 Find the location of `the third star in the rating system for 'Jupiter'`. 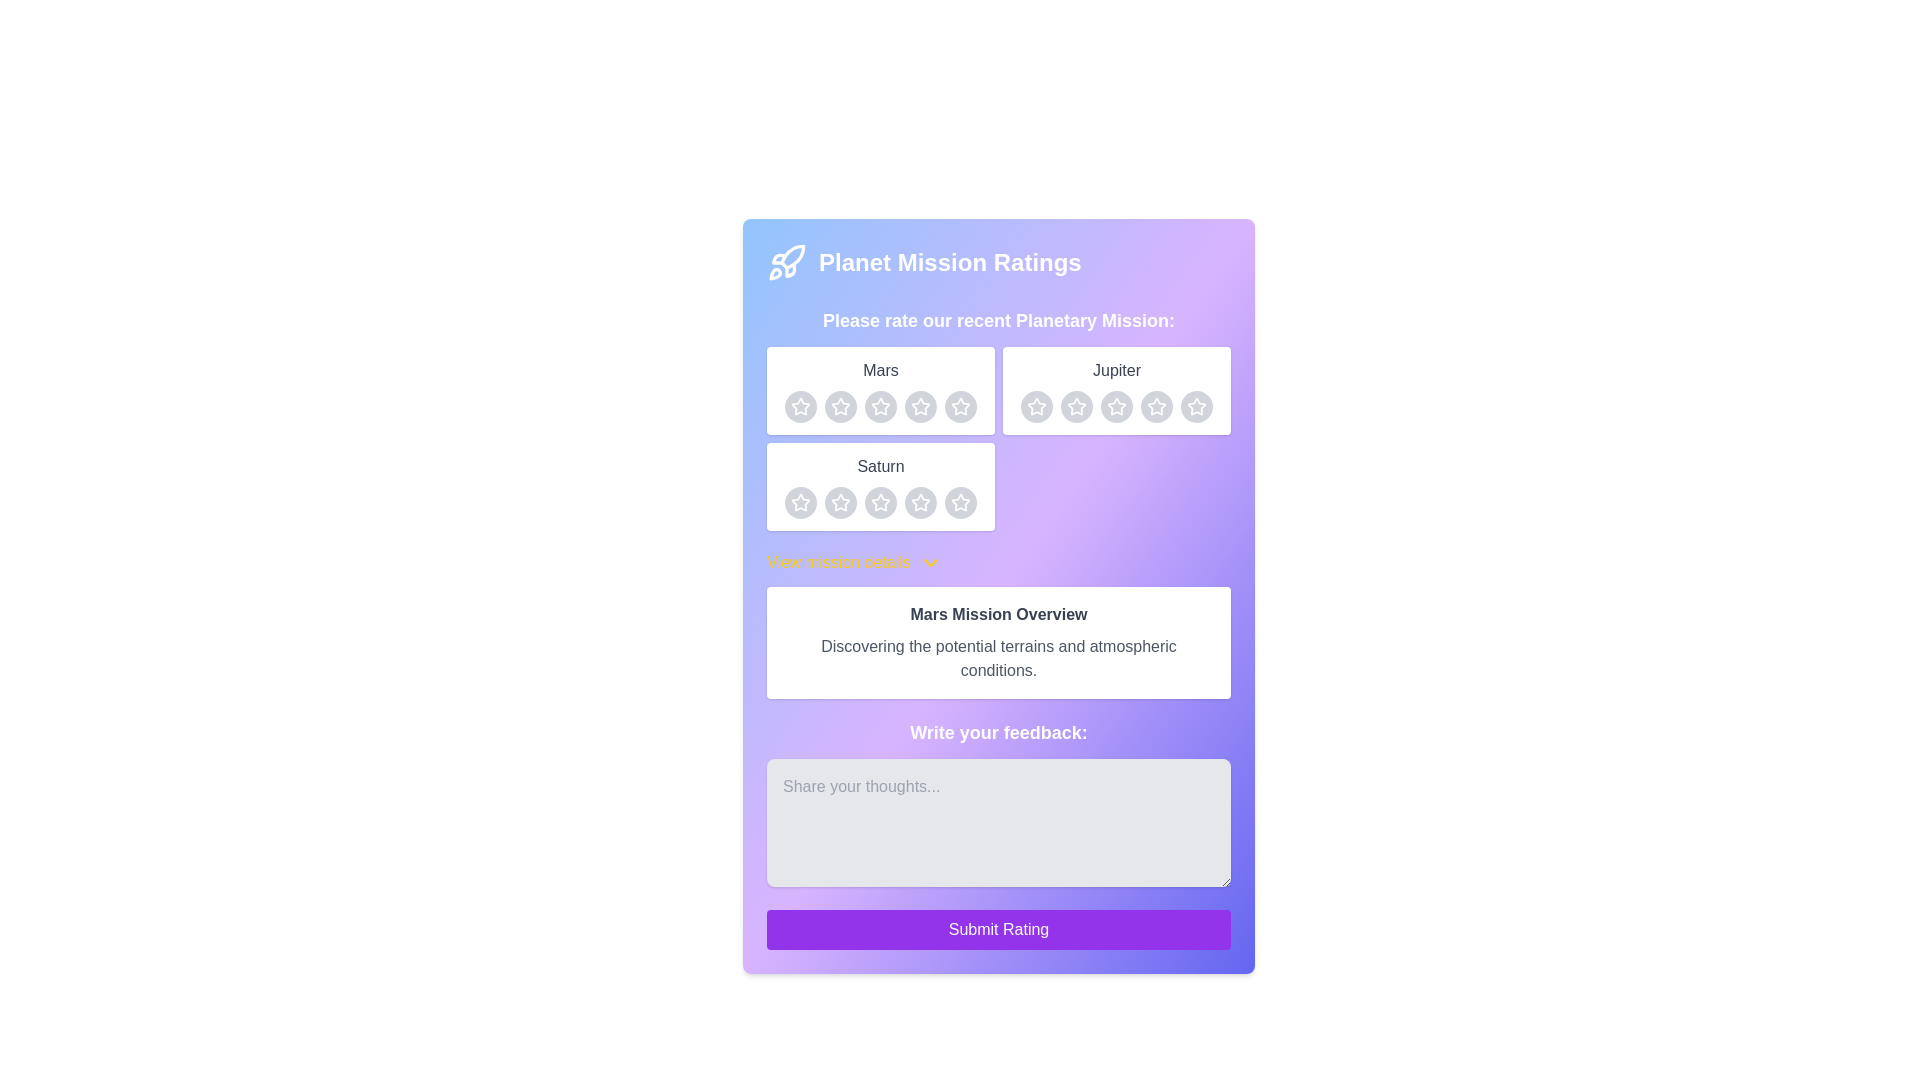

the third star in the rating system for 'Jupiter' is located at coordinates (1116, 406).